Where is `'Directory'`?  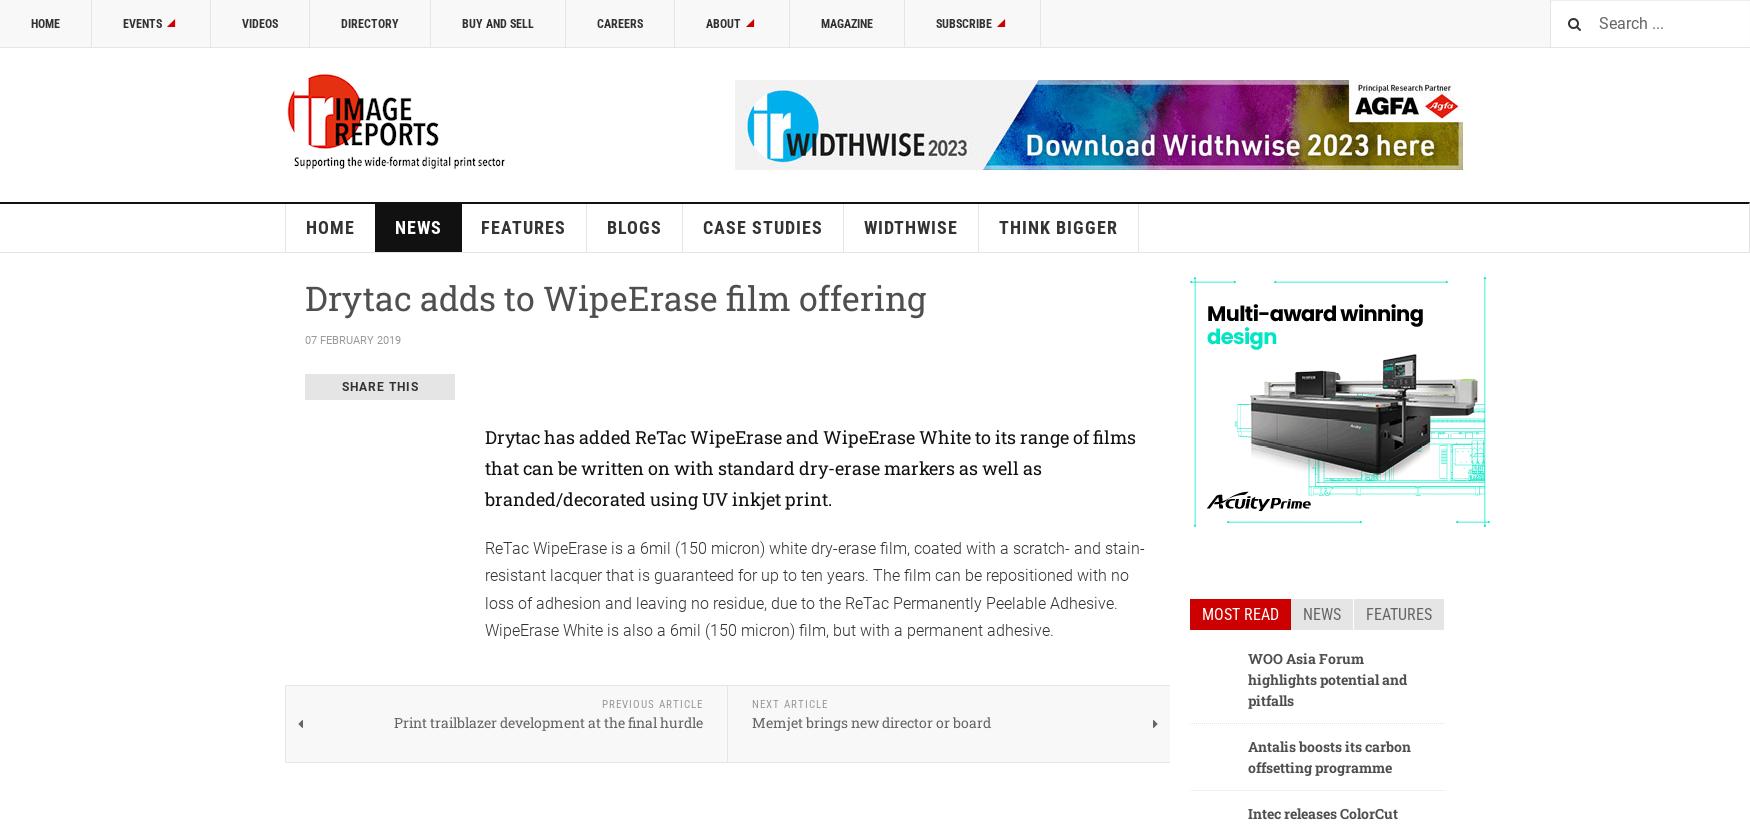
'Directory' is located at coordinates (369, 23).